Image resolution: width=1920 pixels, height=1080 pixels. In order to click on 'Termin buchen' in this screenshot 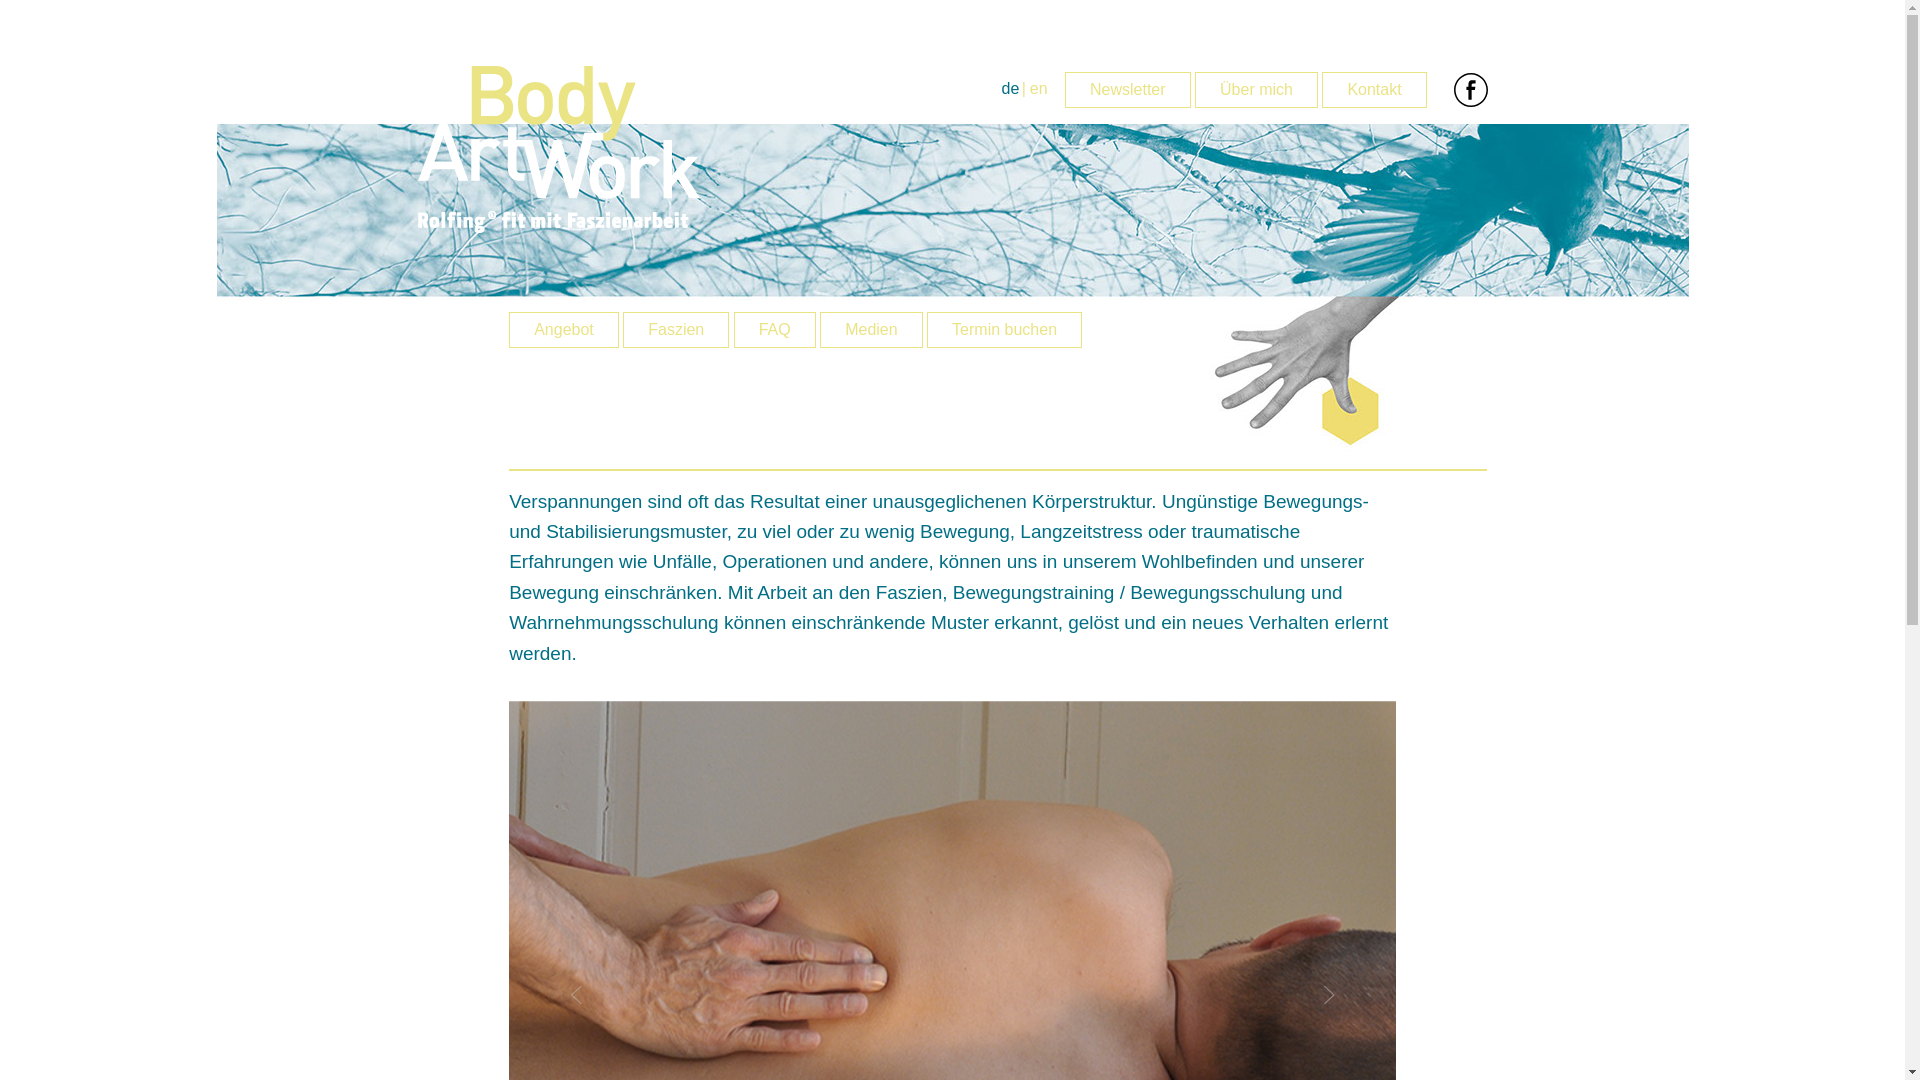, I will do `click(1004, 329)`.